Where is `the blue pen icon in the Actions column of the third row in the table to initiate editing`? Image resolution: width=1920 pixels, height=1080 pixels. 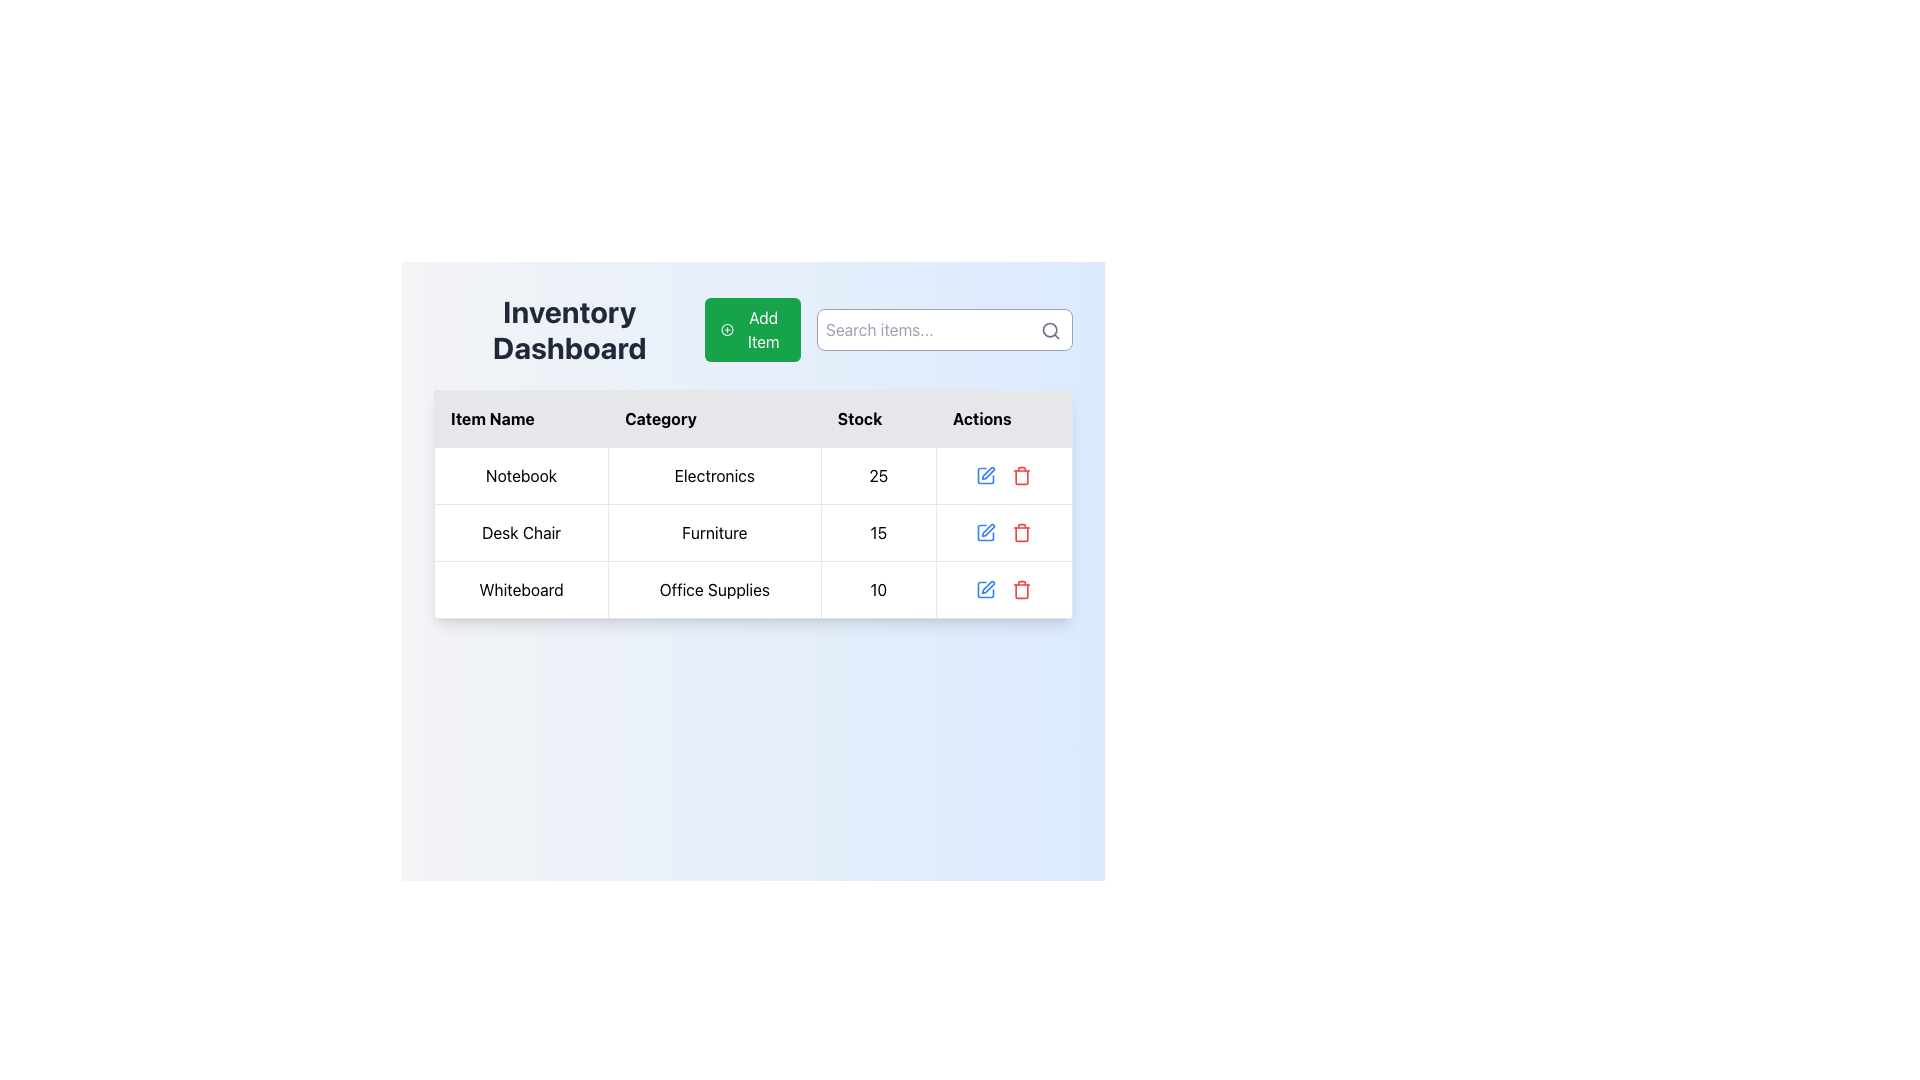
the blue pen icon in the Actions column of the third row in the table to initiate editing is located at coordinates (986, 589).